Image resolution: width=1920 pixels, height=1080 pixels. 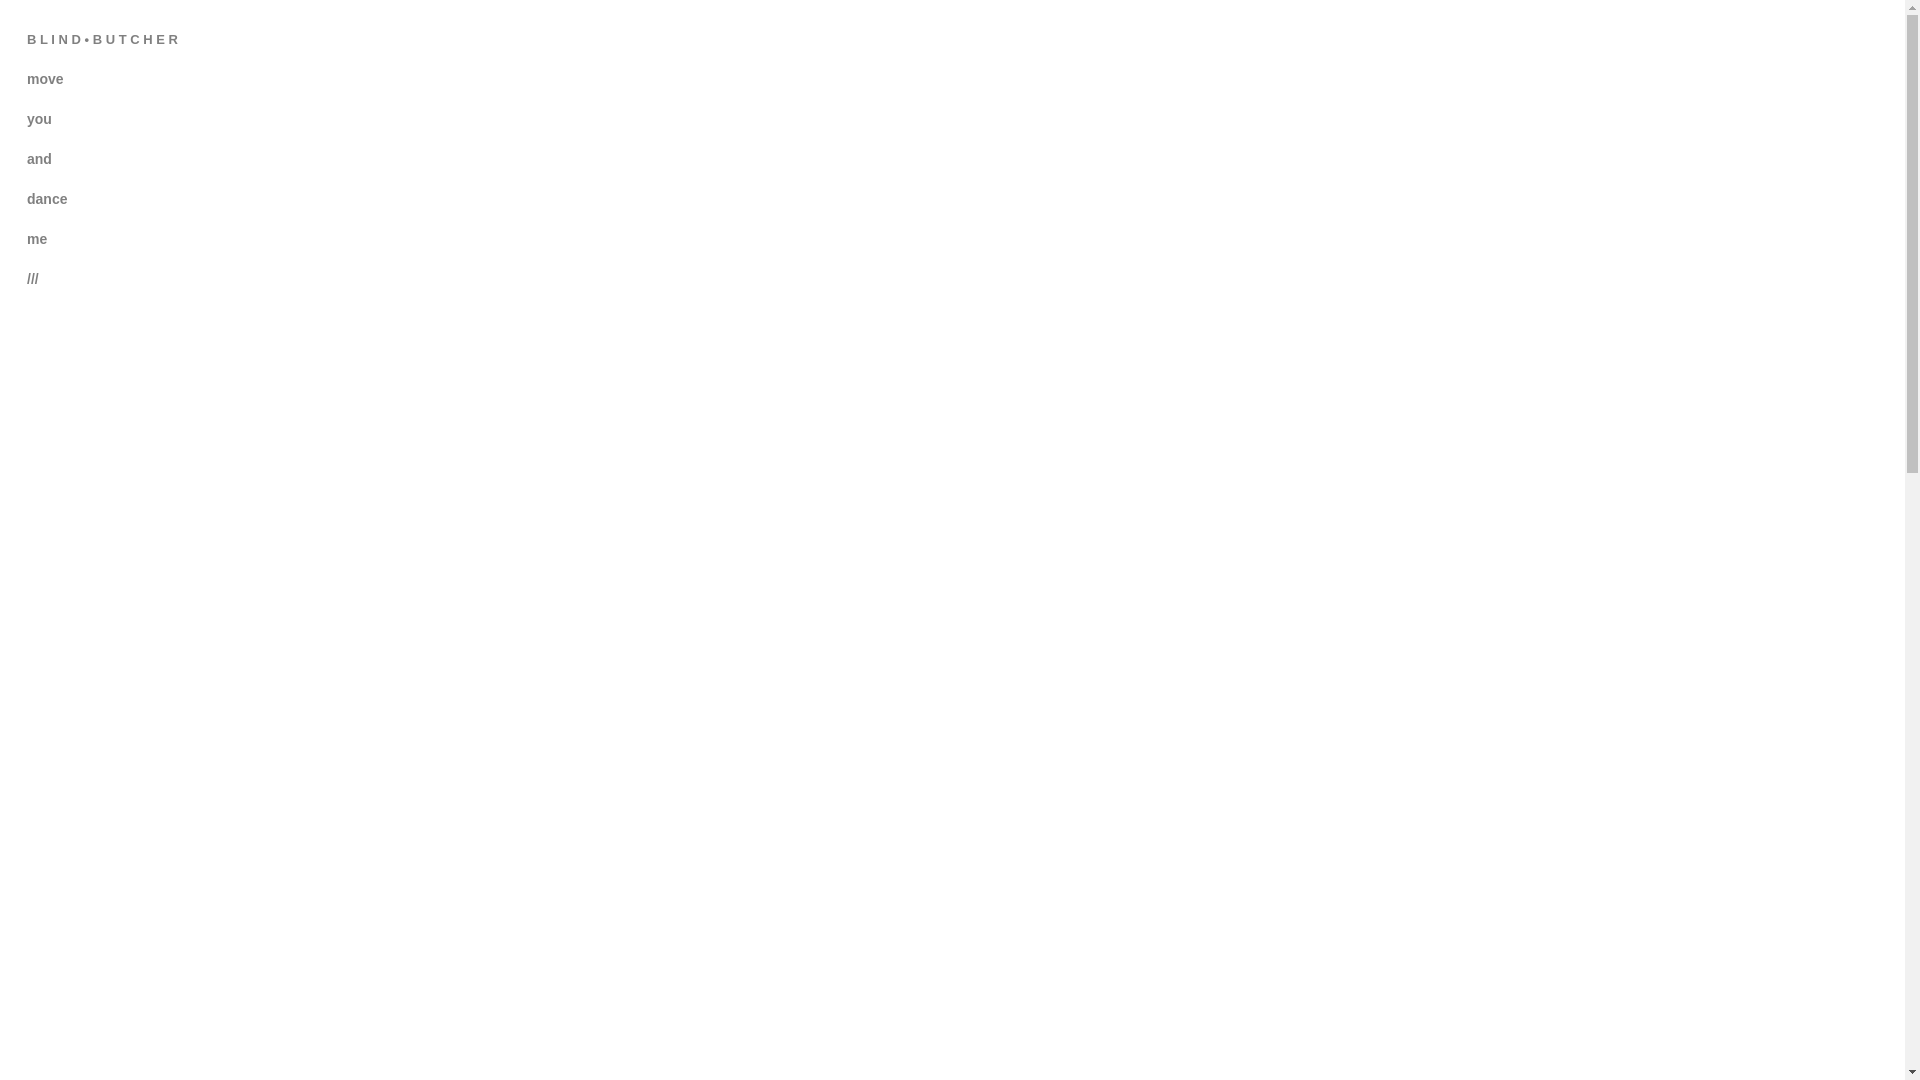 I want to click on 'dance', so click(x=47, y=199).